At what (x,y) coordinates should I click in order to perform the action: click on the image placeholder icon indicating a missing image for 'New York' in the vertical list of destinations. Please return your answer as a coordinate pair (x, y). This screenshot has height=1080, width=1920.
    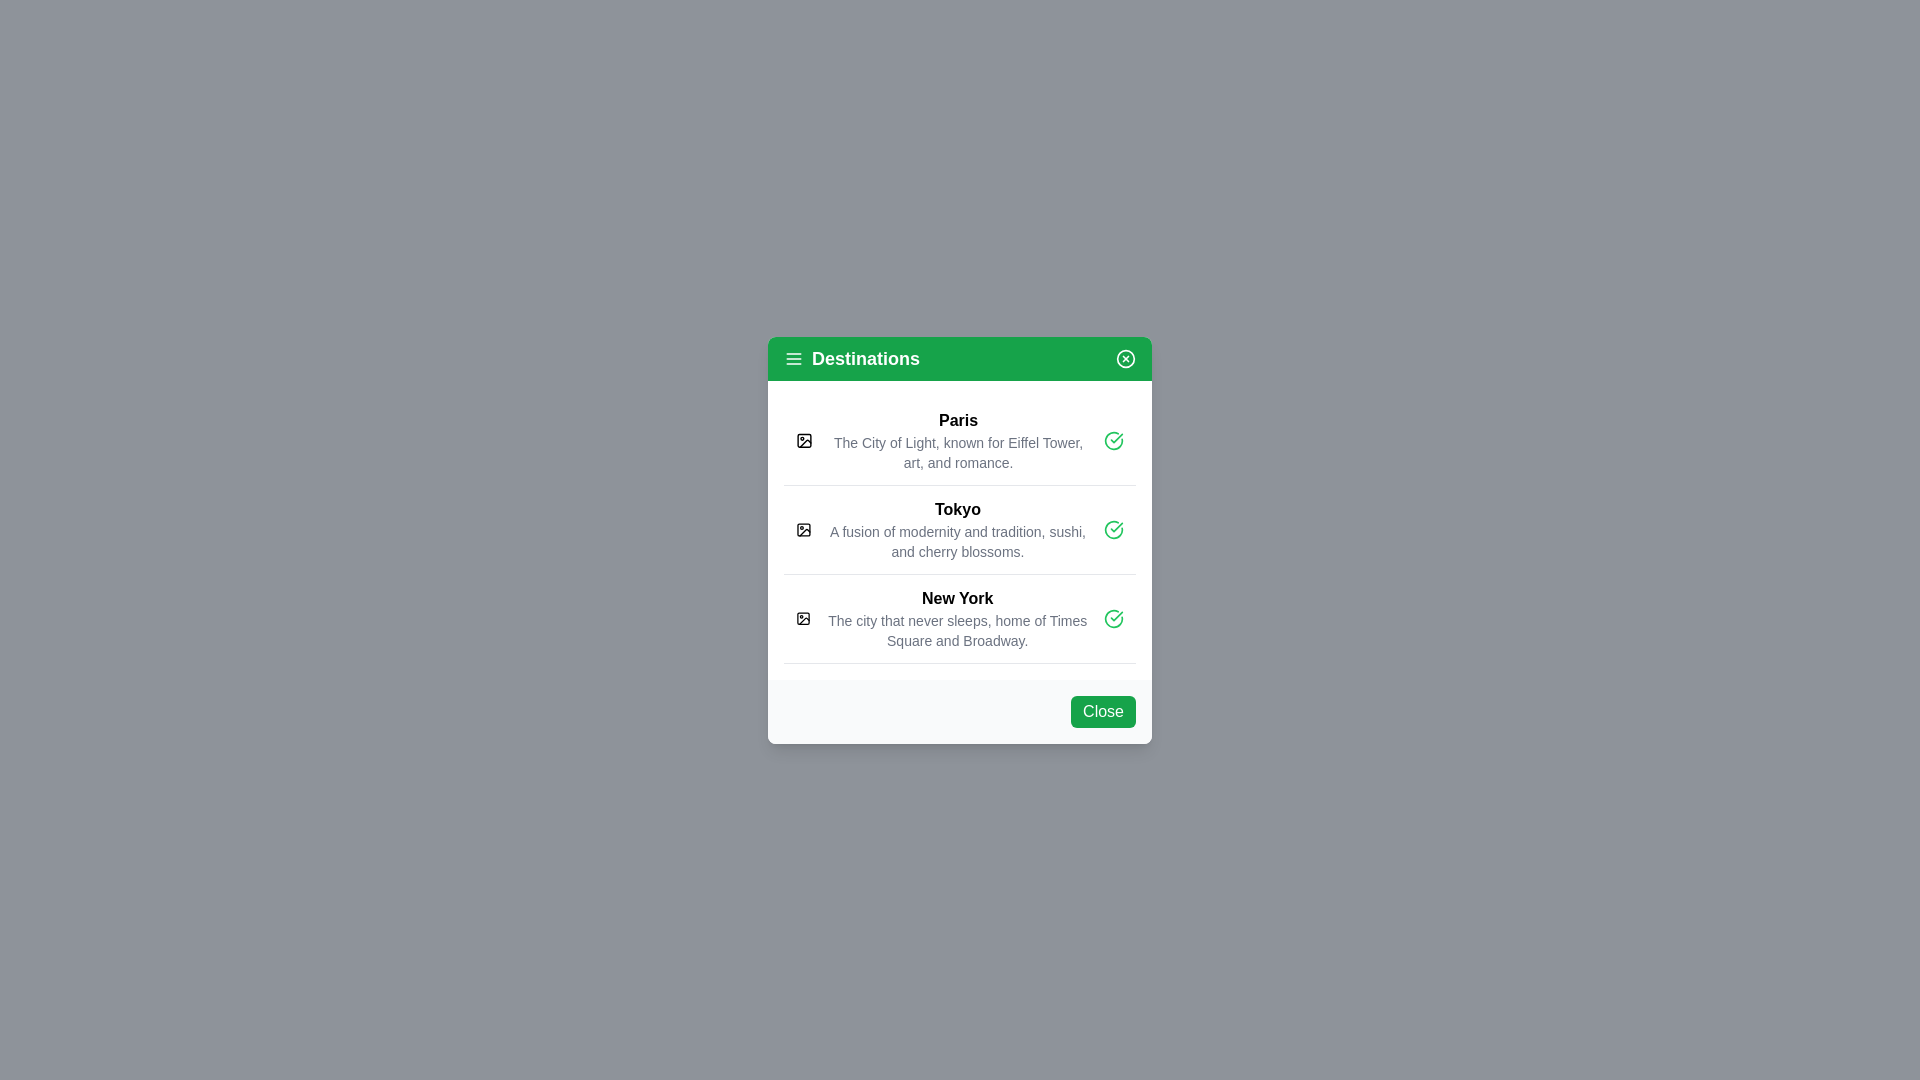
    Looking at the image, I should click on (803, 617).